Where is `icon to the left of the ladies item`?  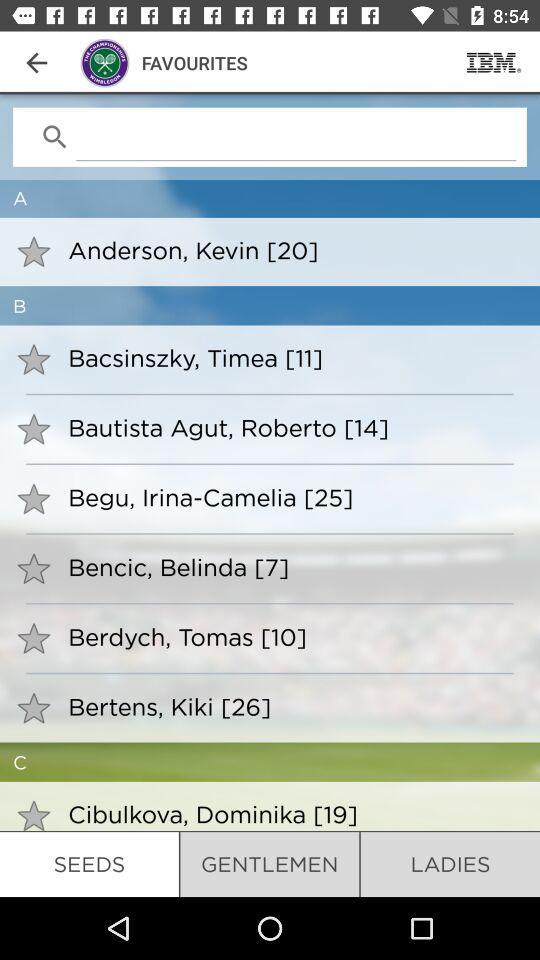
icon to the left of the ladies item is located at coordinates (269, 863).